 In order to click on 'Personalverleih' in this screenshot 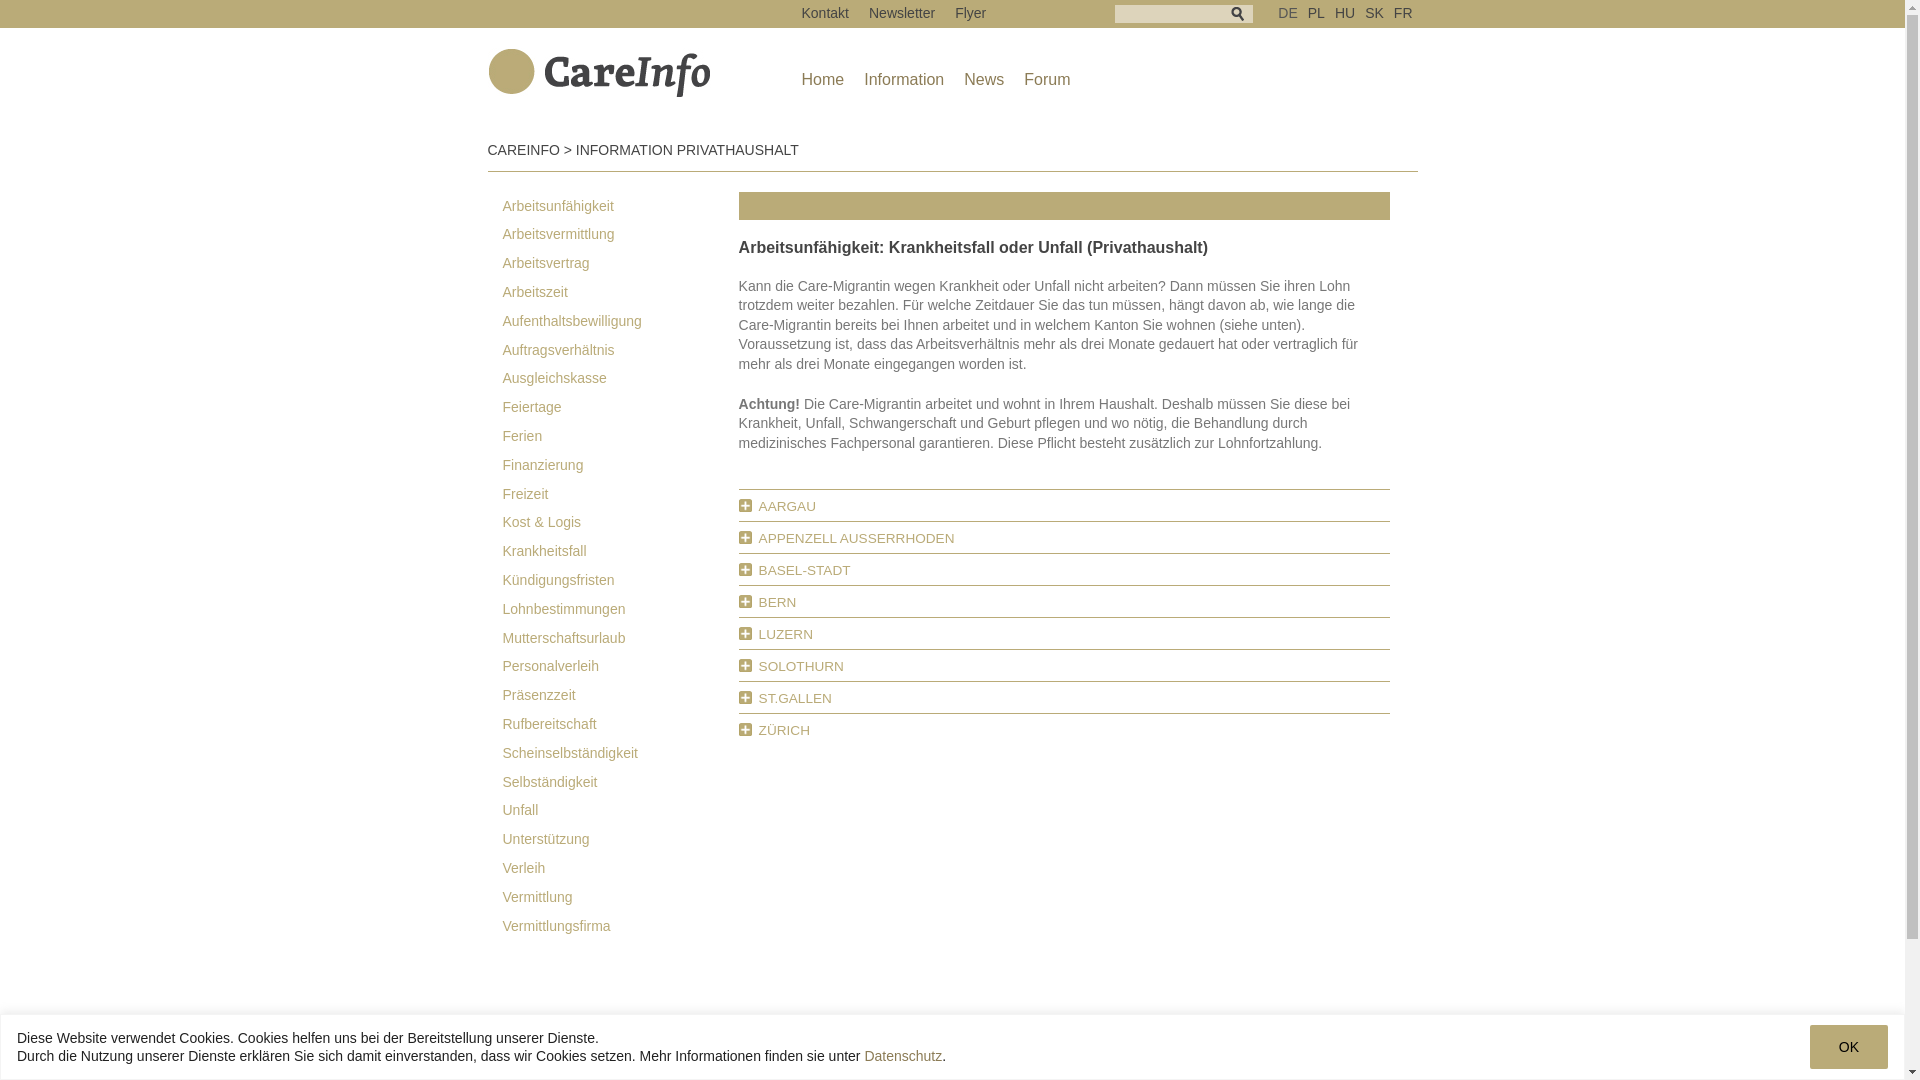, I will do `click(619, 666)`.